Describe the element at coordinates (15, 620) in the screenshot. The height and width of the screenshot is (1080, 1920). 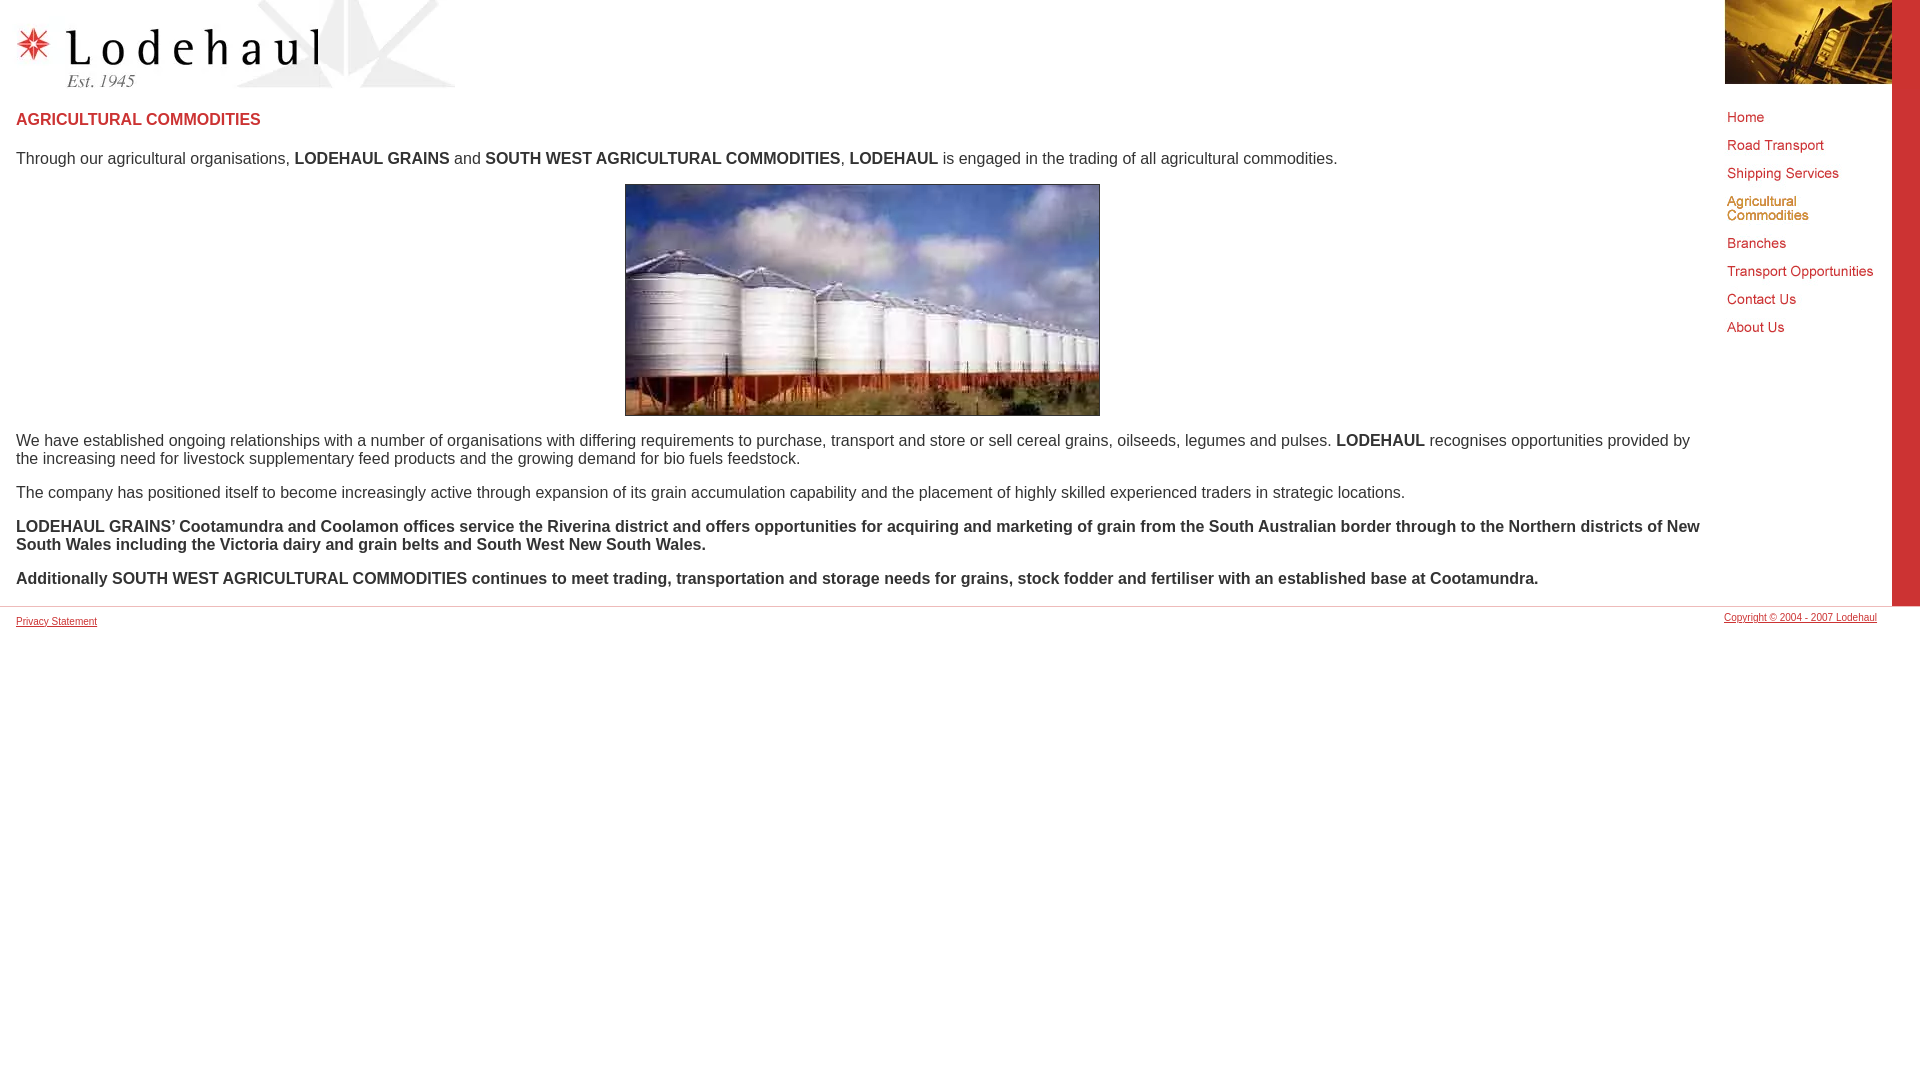
I see `'Privacy Statement'` at that location.